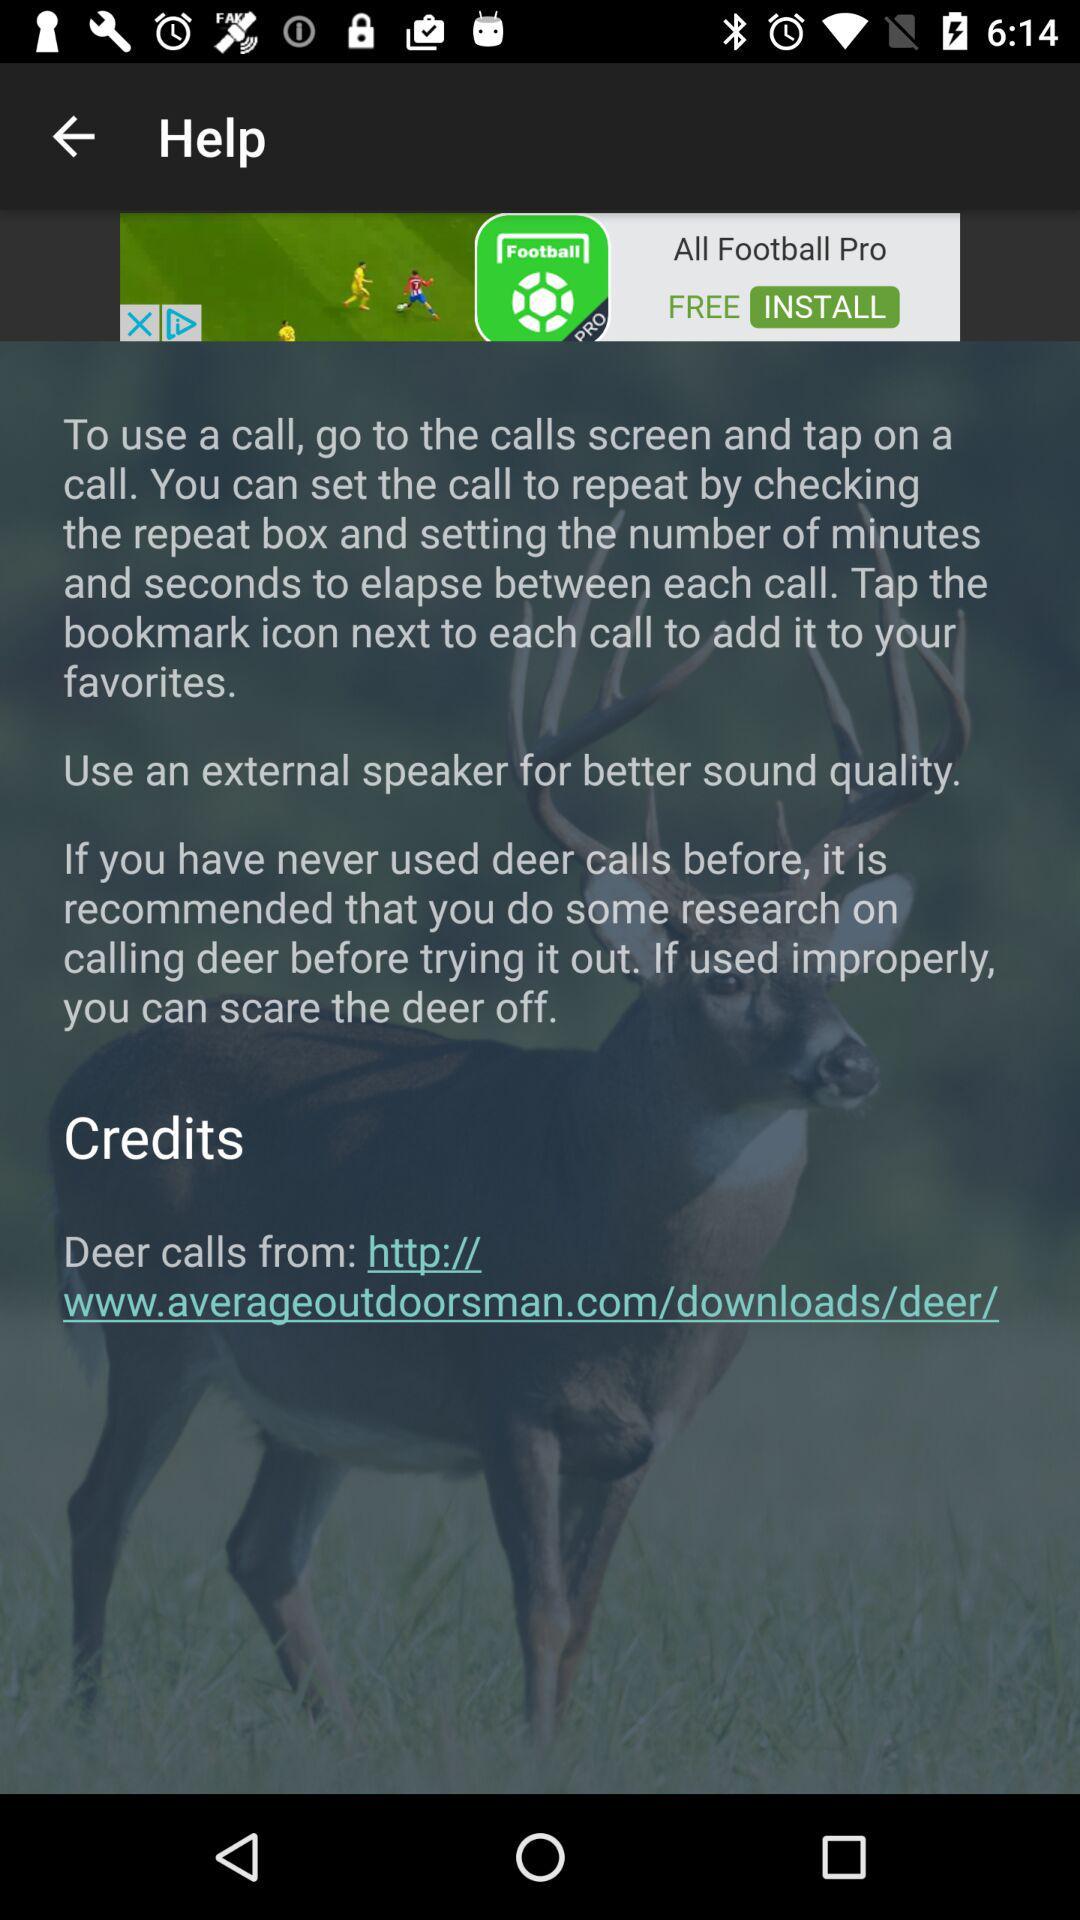  What do you see at coordinates (540, 274) in the screenshot?
I see `the option` at bounding box center [540, 274].